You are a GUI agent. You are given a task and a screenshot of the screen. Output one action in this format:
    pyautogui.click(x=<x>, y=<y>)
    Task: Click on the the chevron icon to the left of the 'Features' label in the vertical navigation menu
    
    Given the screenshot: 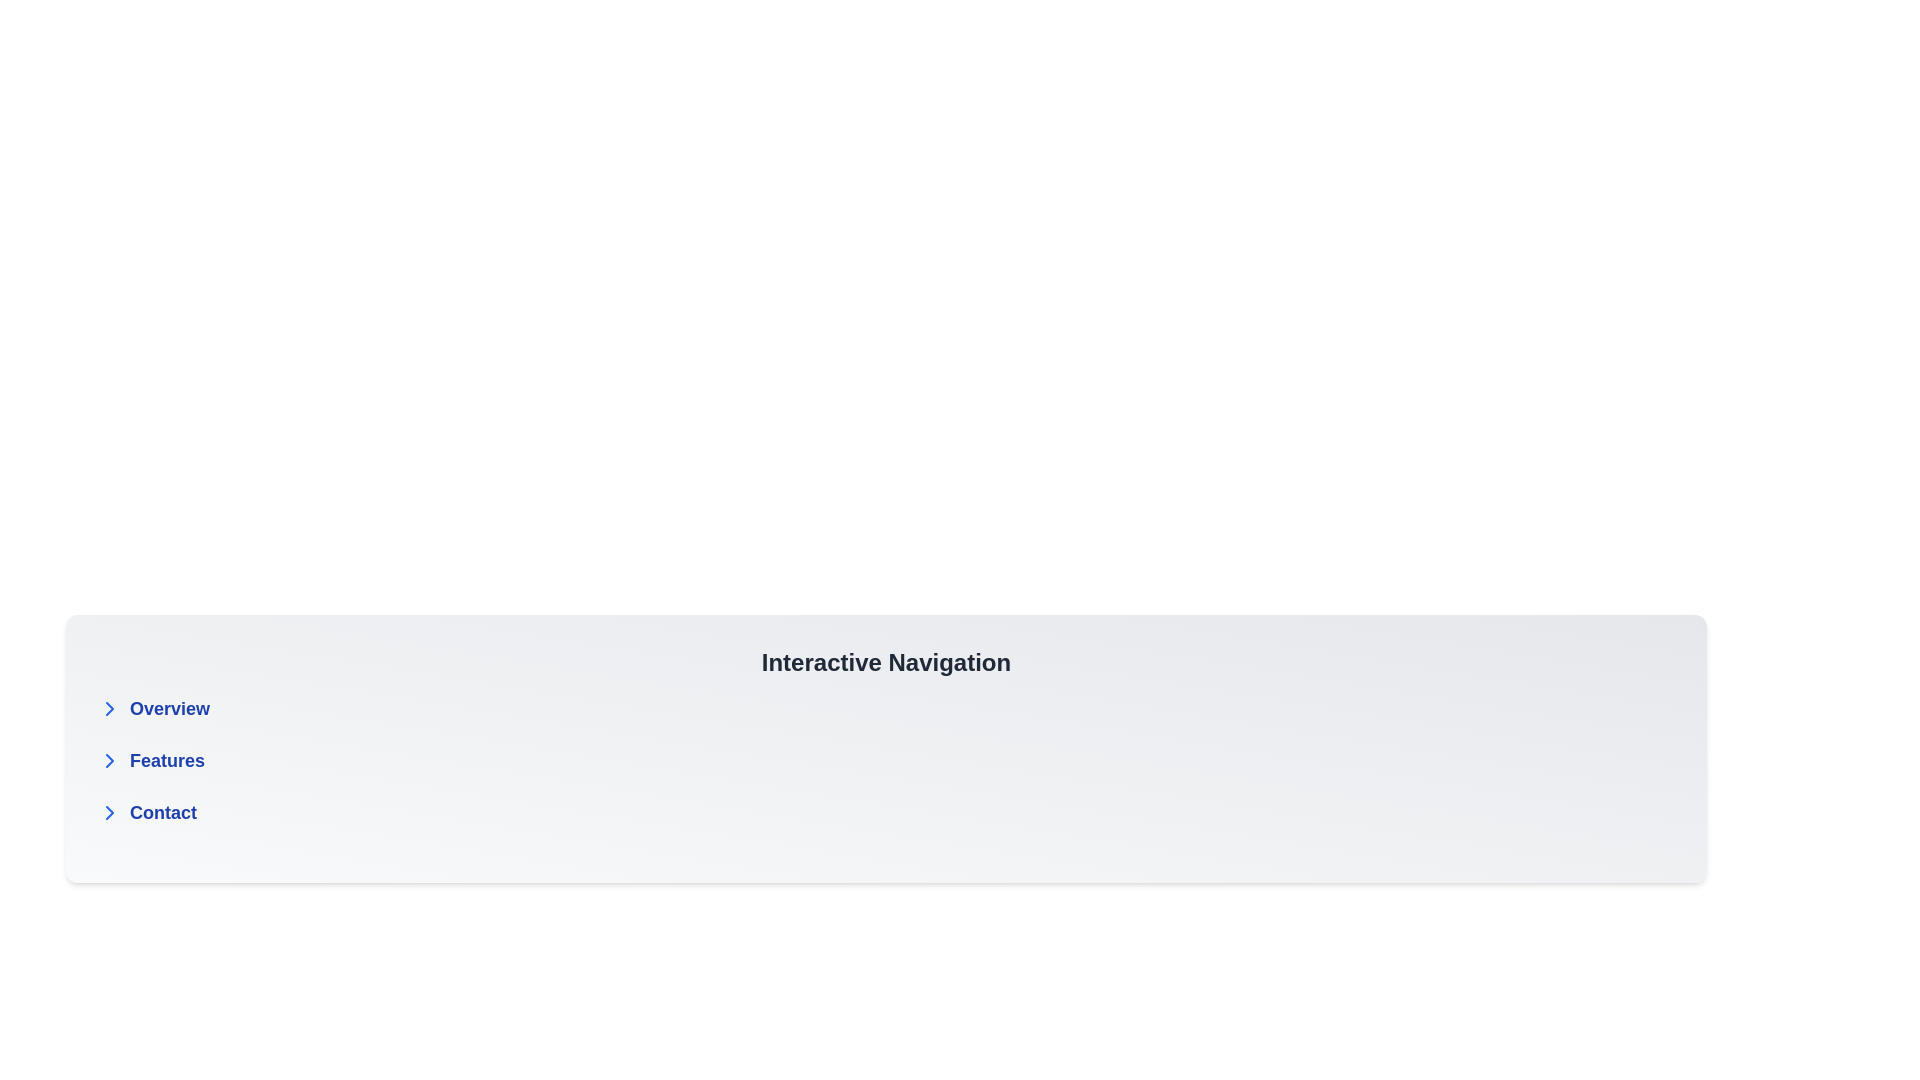 What is the action you would take?
    pyautogui.click(x=109, y=760)
    